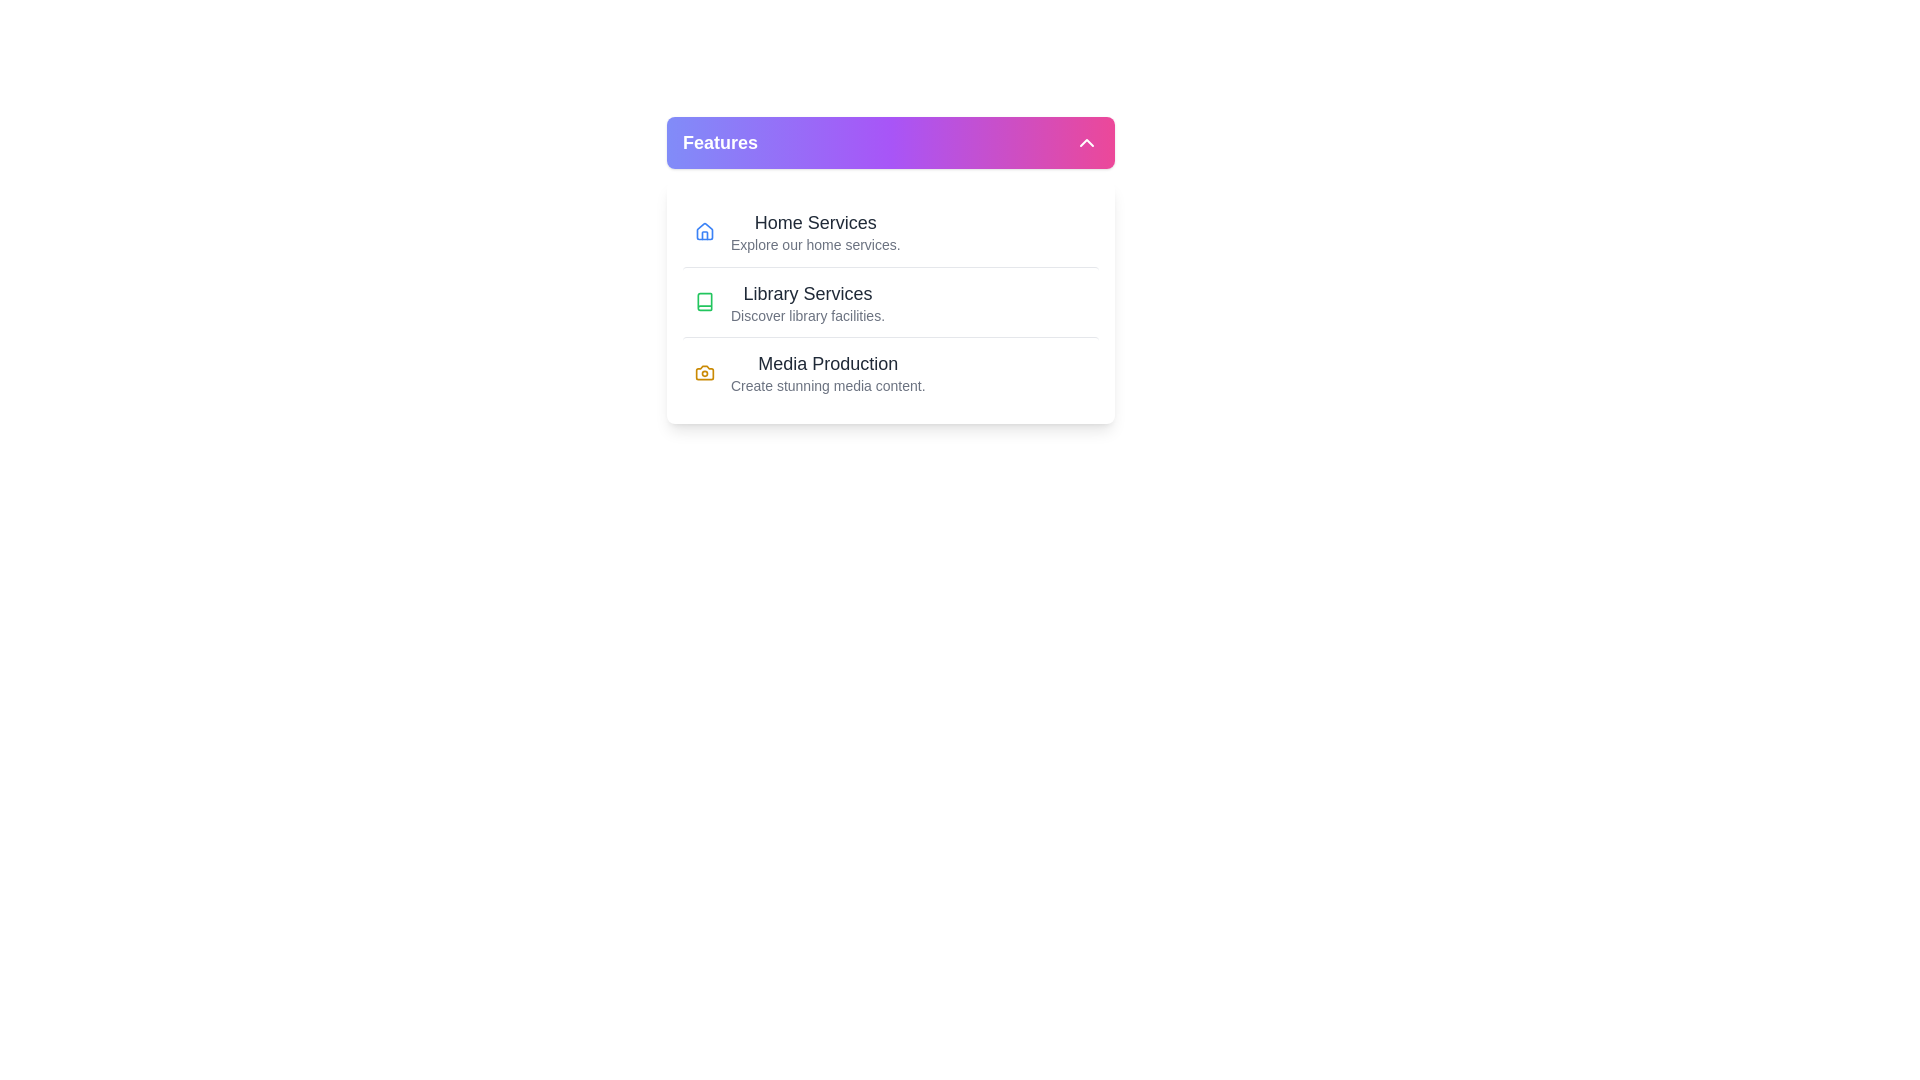 The image size is (1920, 1080). I want to click on the text label that reads 'Explore our home services.' which is located below the heading 'Home Services.', so click(815, 244).